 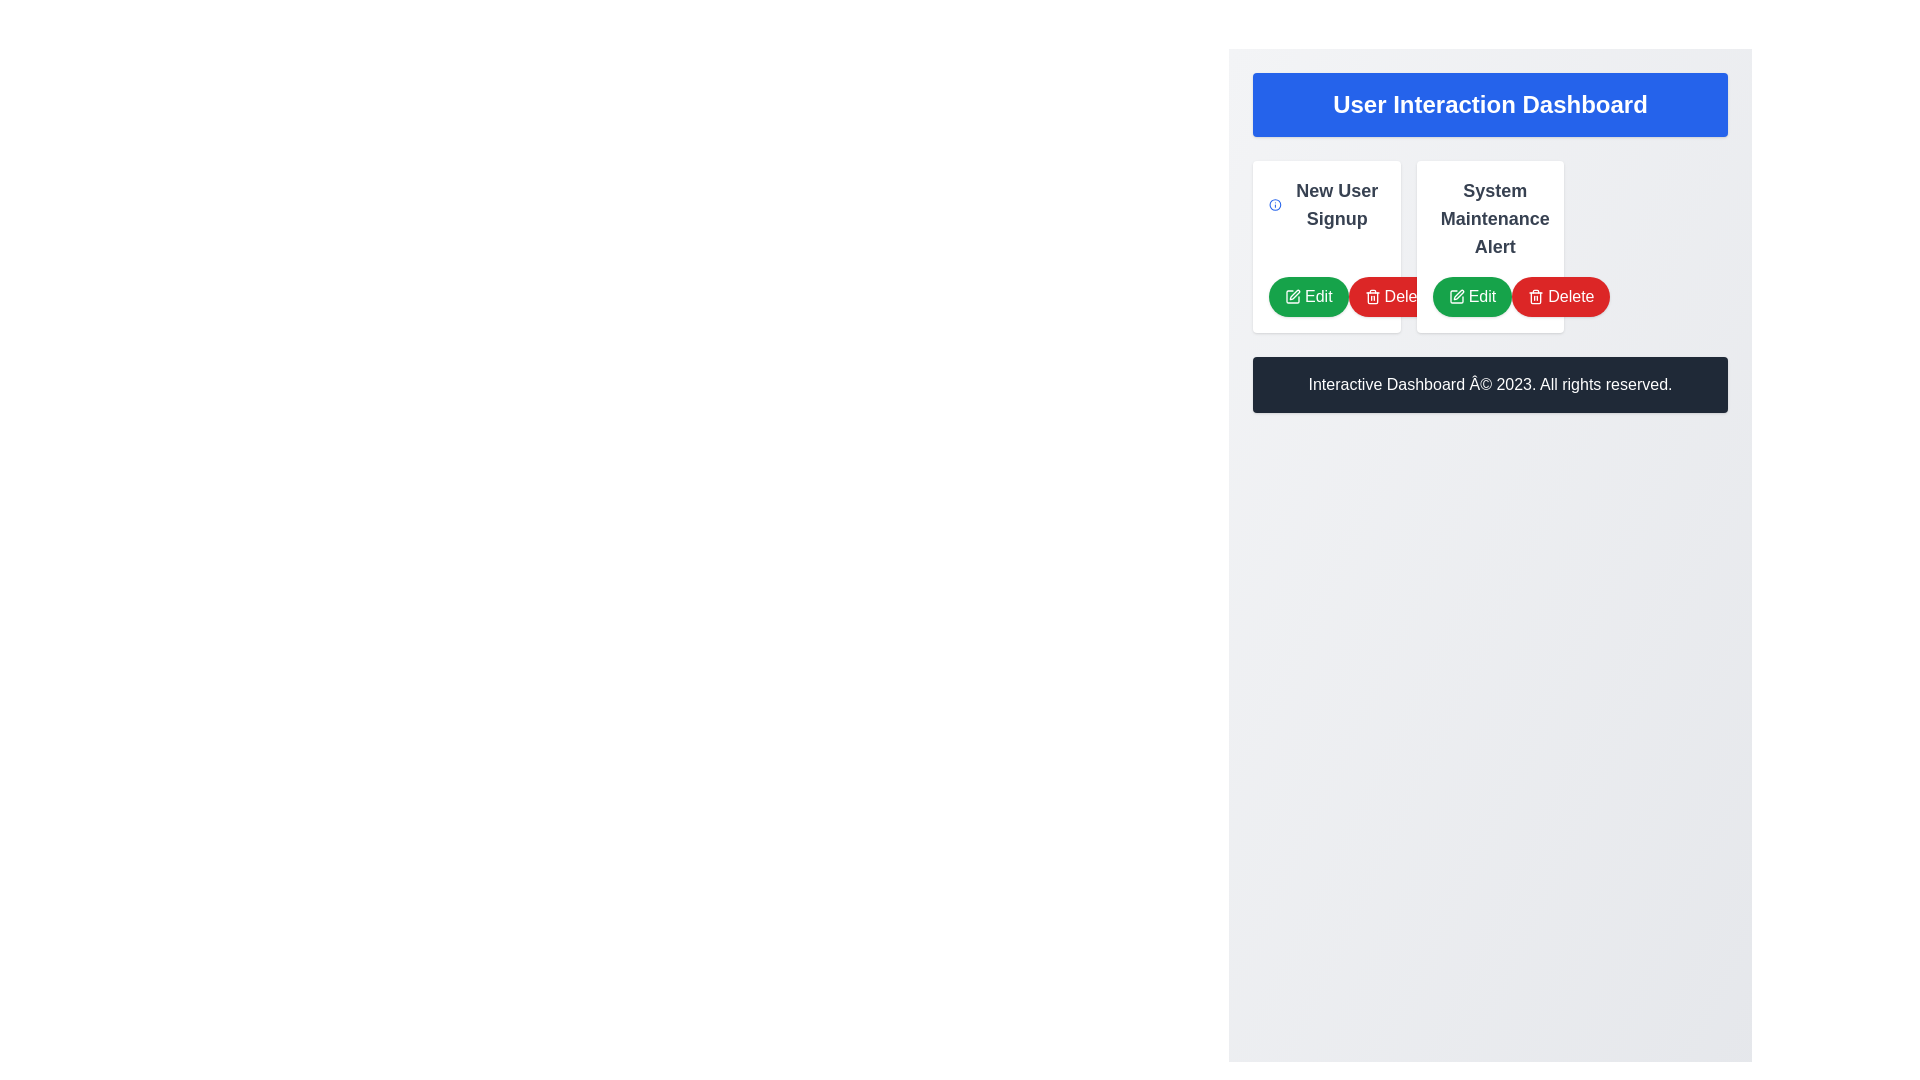 I want to click on the informational icon located to the left of the title text in the 'New User Signup' section, so click(x=1274, y=204).